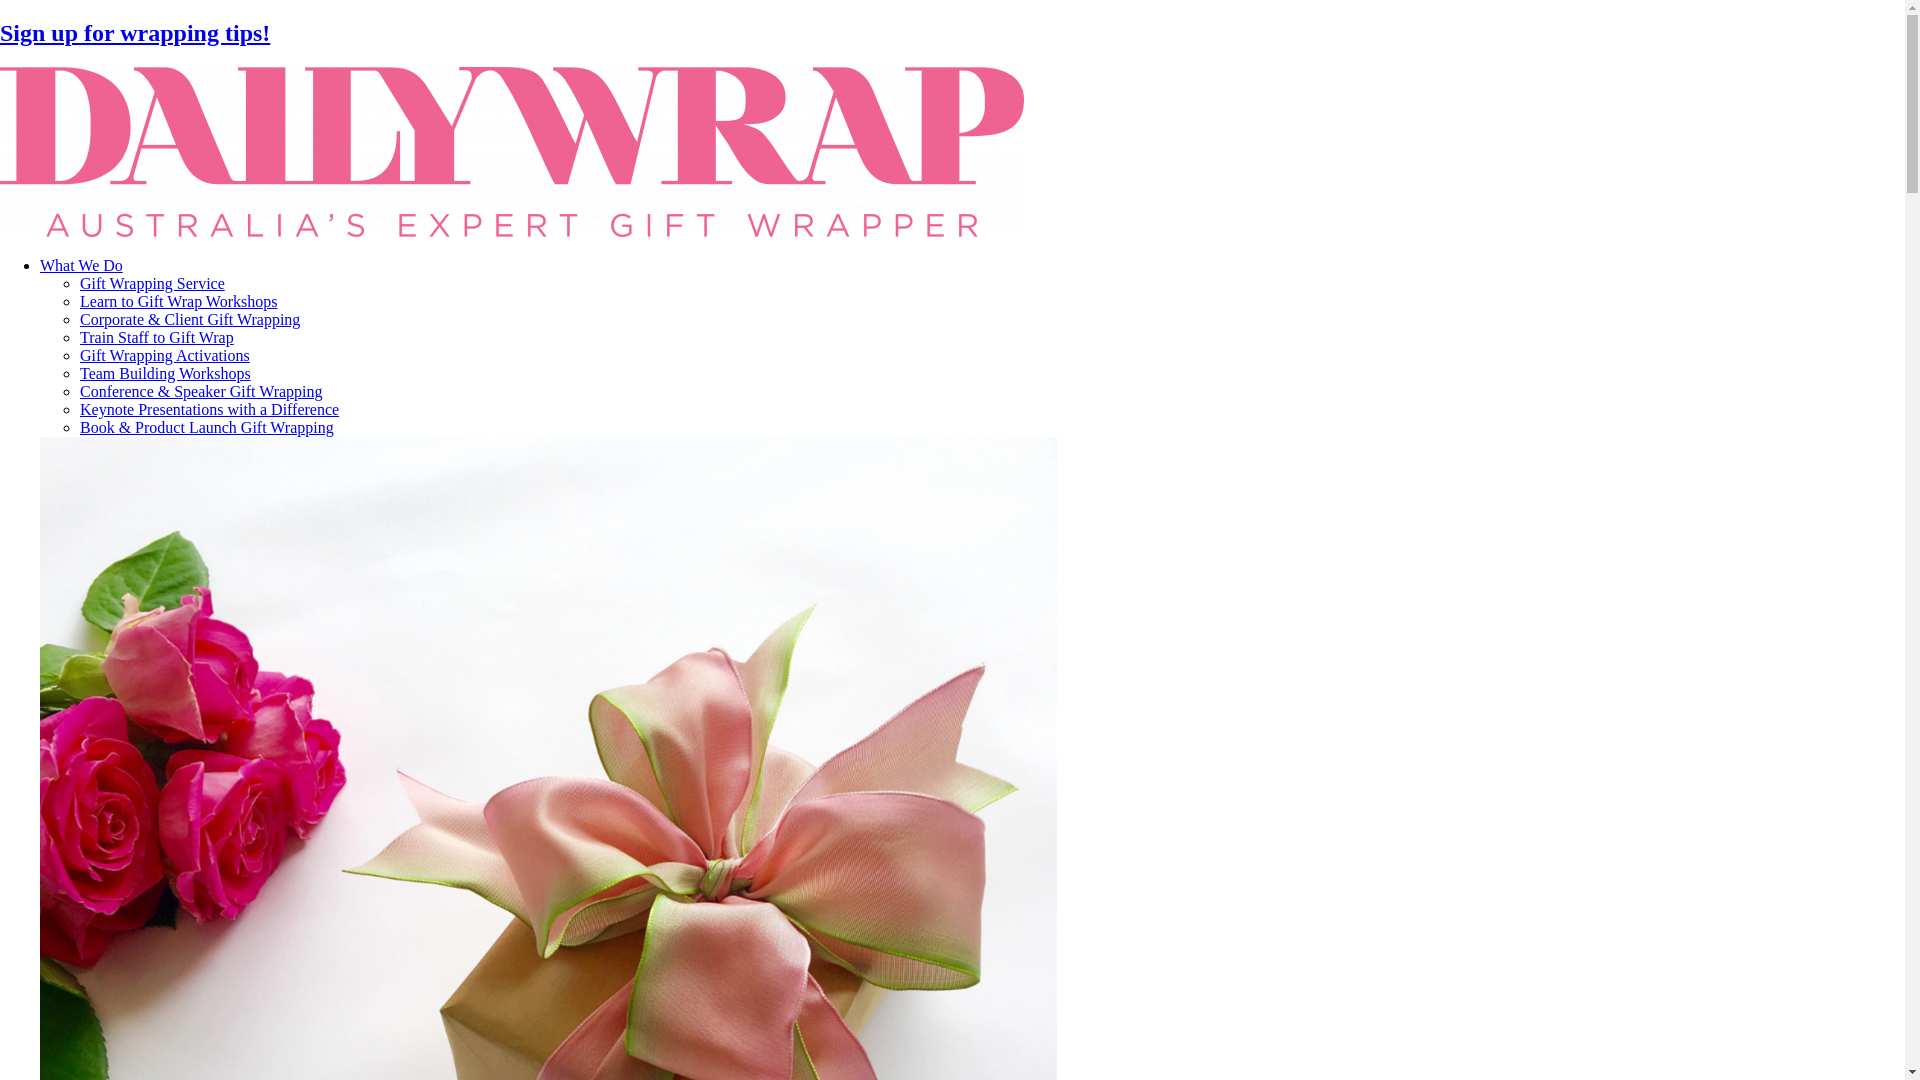 The image size is (1920, 1080). What do you see at coordinates (190, 318) in the screenshot?
I see `'Corporate & Client Gift Wrapping'` at bounding box center [190, 318].